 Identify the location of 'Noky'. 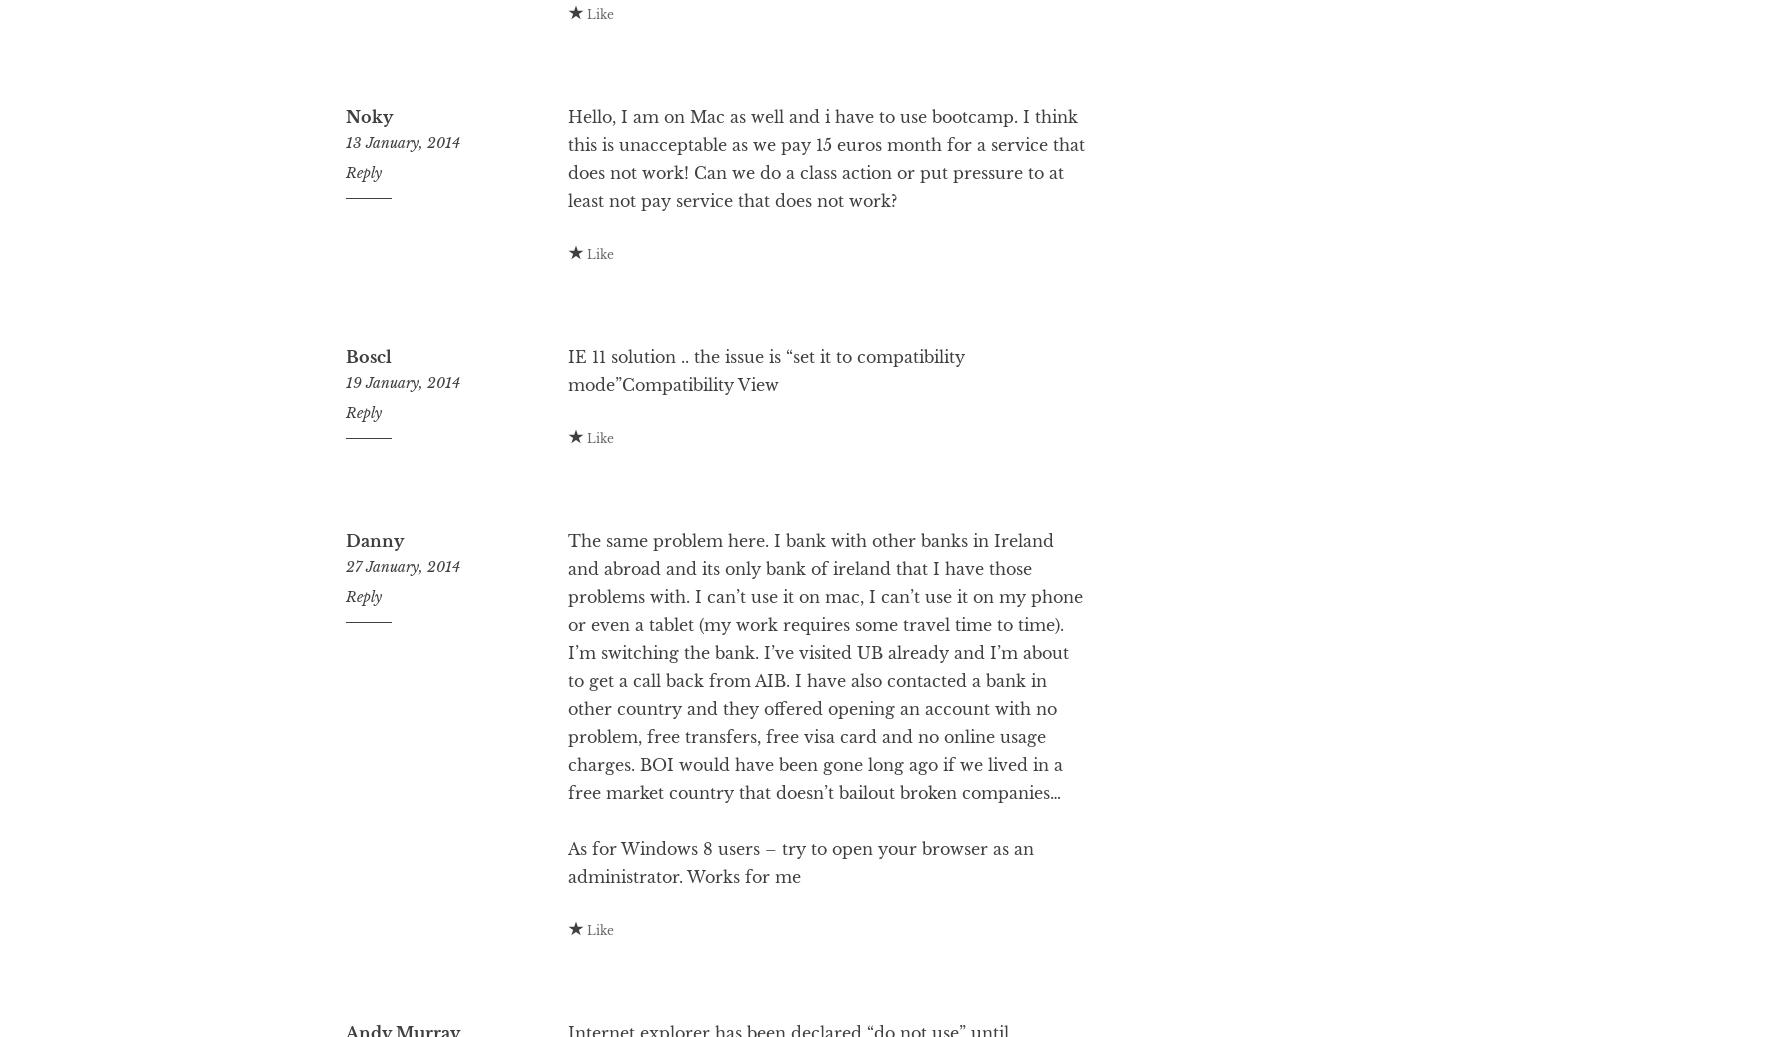
(369, 196).